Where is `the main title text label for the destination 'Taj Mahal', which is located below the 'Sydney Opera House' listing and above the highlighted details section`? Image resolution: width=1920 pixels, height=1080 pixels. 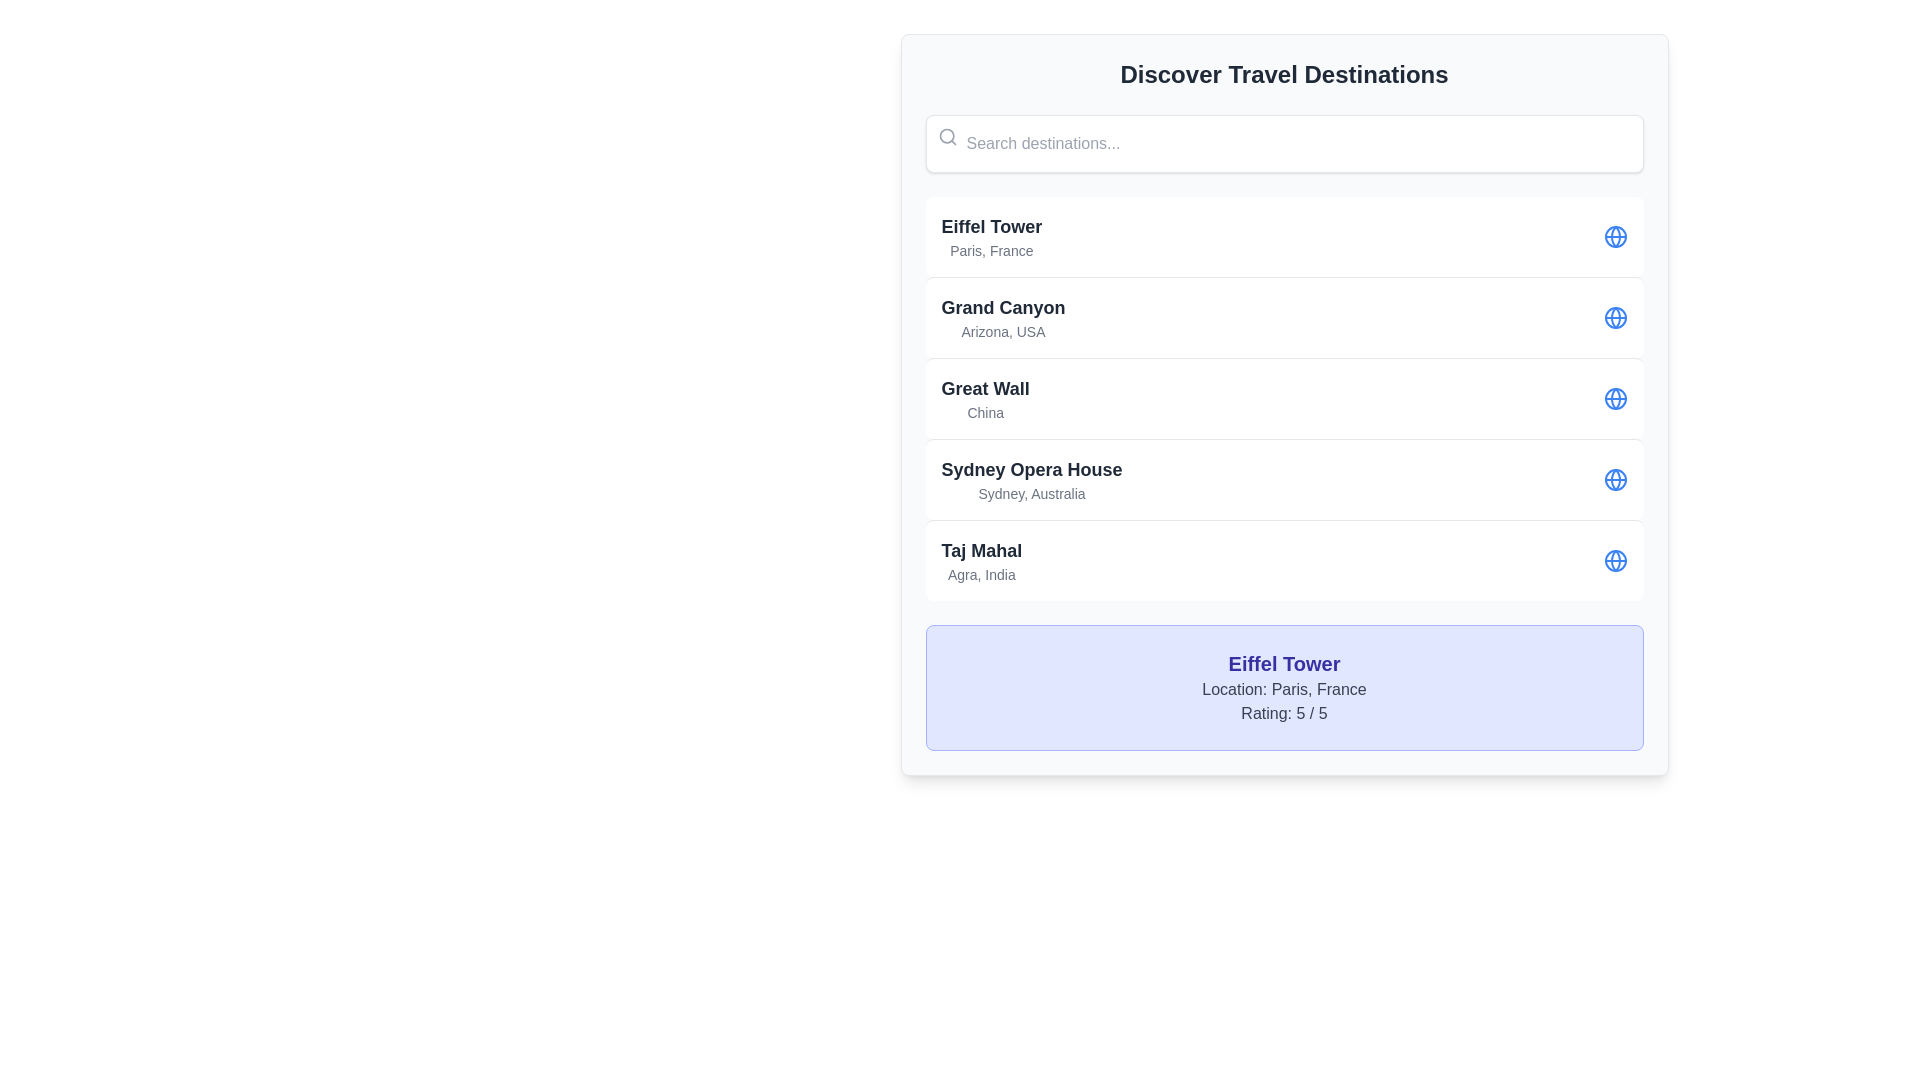 the main title text label for the destination 'Taj Mahal', which is located below the 'Sydney Opera House' listing and above the highlighted details section is located at coordinates (981, 551).